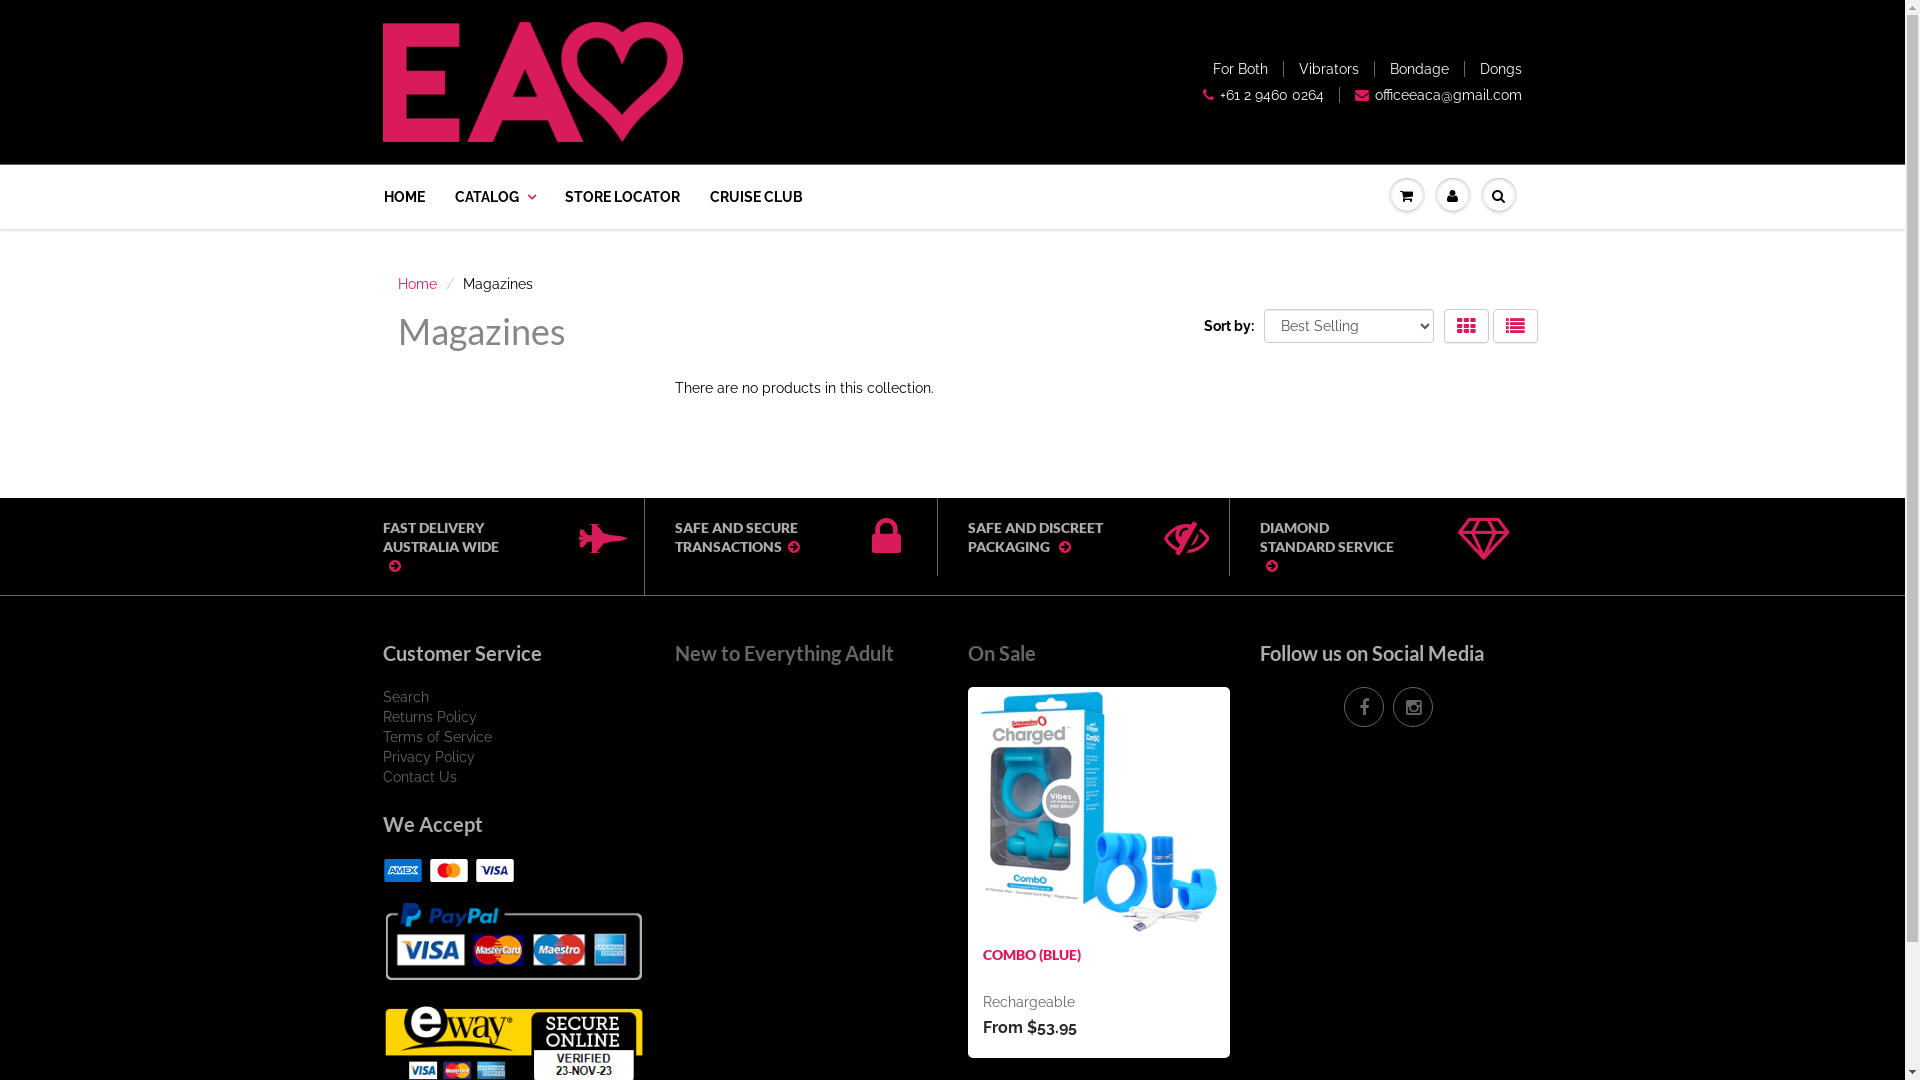 This screenshot has height=1080, width=1920. What do you see at coordinates (417, 775) in the screenshot?
I see `'Contact Us'` at bounding box center [417, 775].